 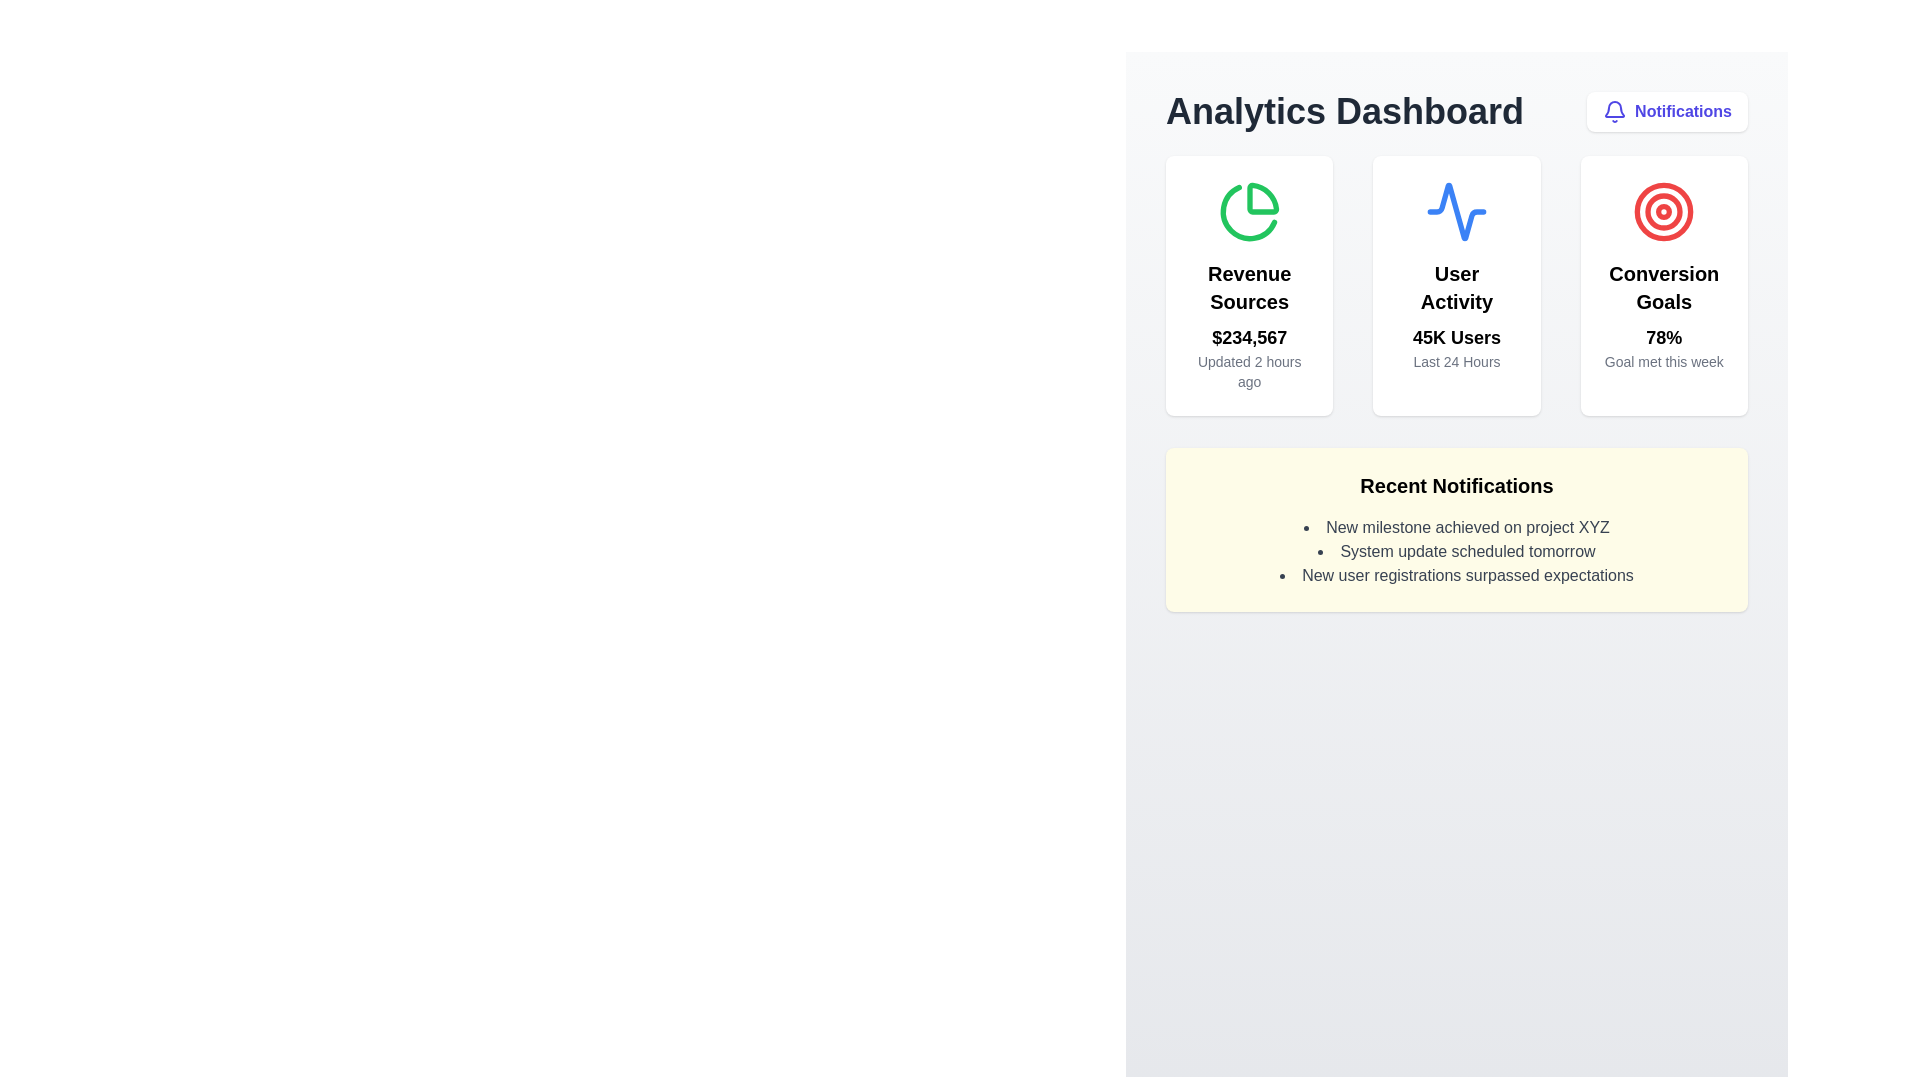 What do you see at coordinates (1457, 527) in the screenshot?
I see `the first notification message in the vertical list under the title 'Recent Notifications' in the yellow-colored notification area of the dashboard interface, which informs the user about the latest milestone in project XYZ` at bounding box center [1457, 527].